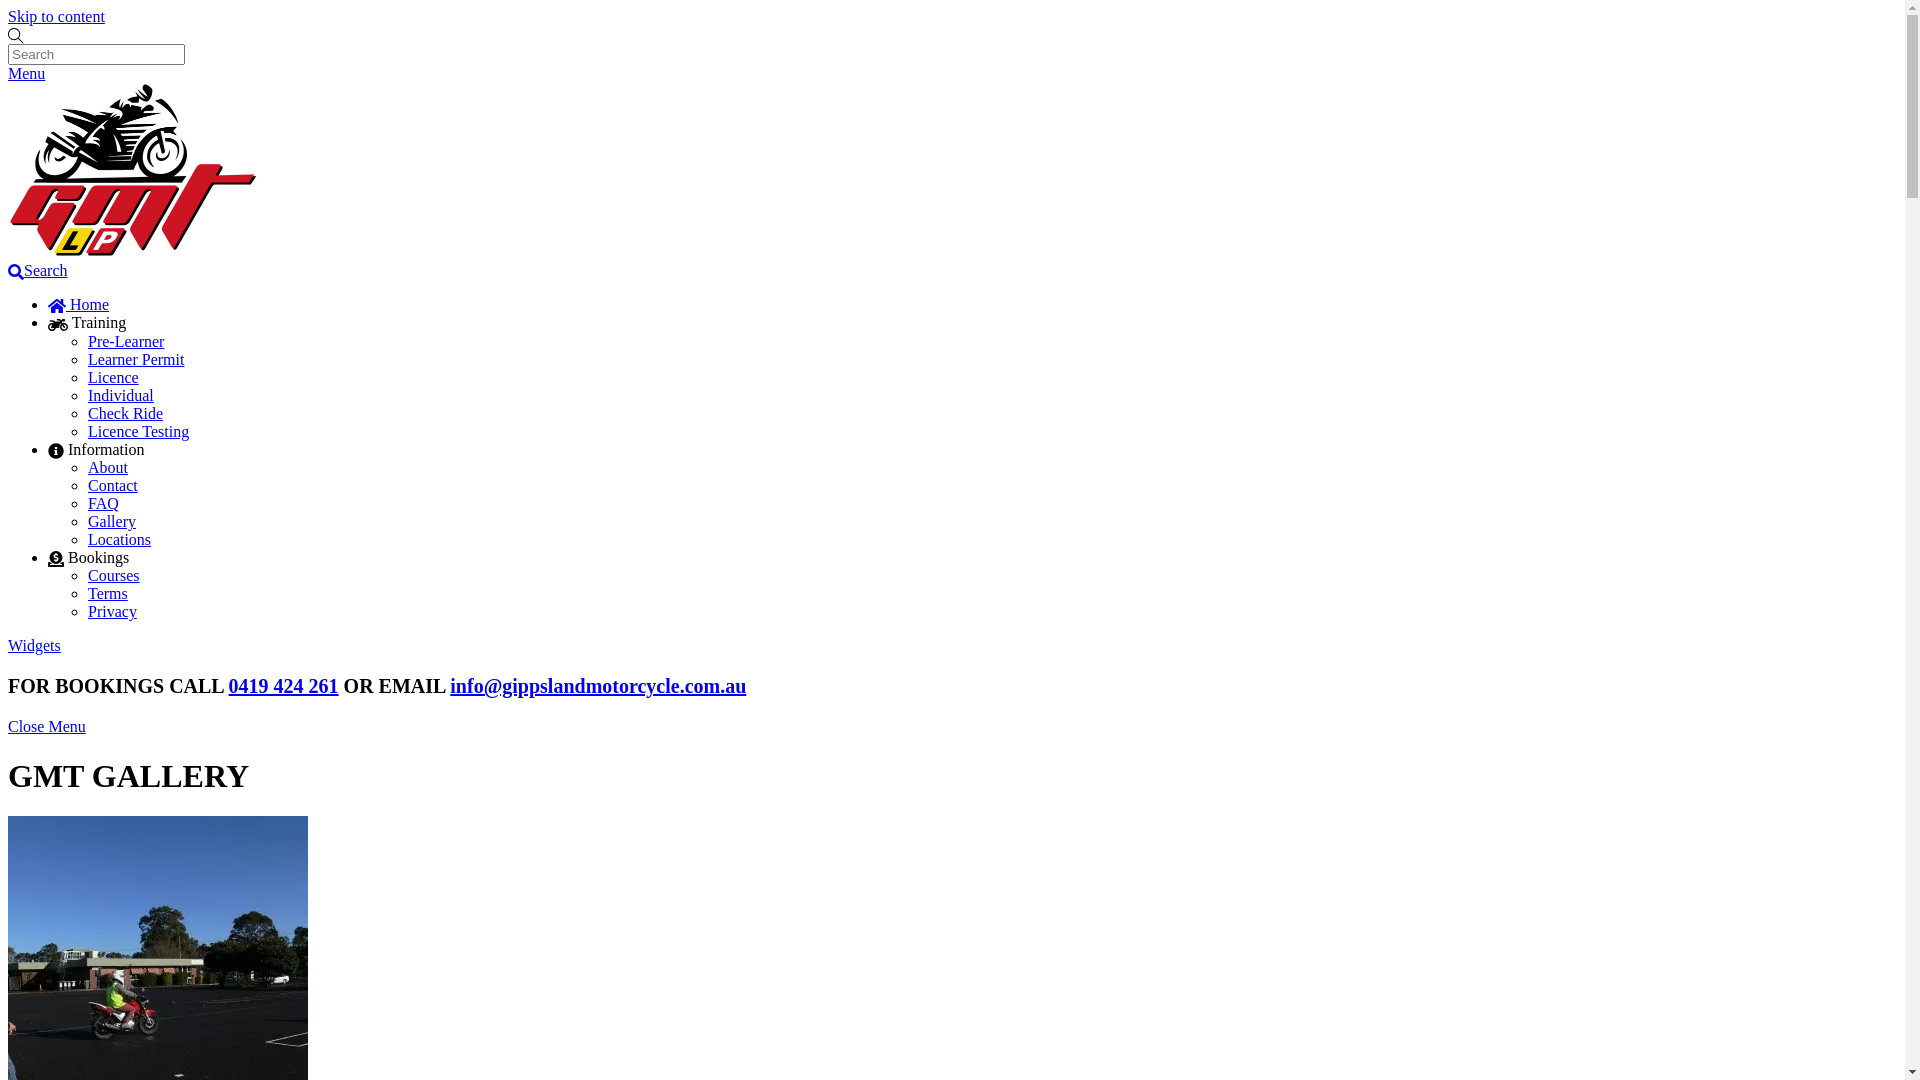 Image resolution: width=1920 pixels, height=1080 pixels. Describe the element at coordinates (113, 575) in the screenshot. I see `'Courses'` at that location.